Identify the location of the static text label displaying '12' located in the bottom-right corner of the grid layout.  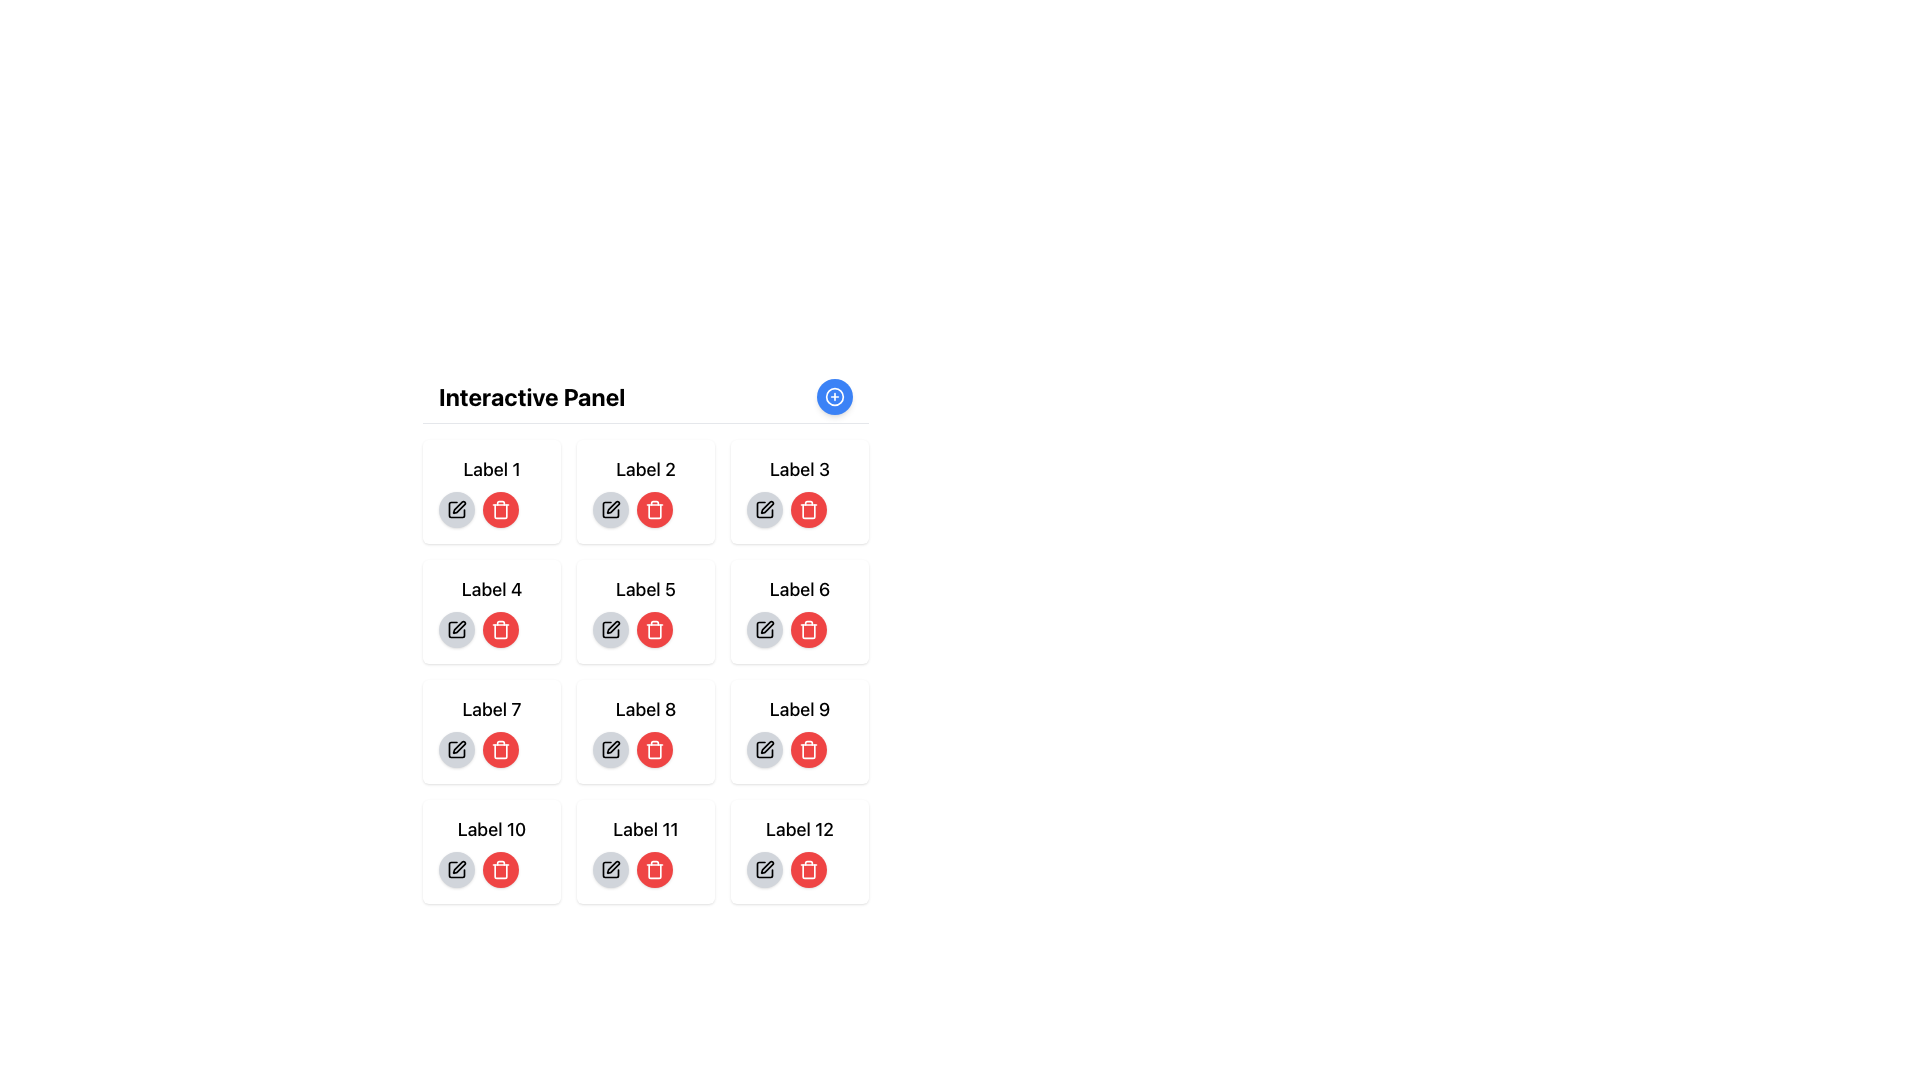
(800, 829).